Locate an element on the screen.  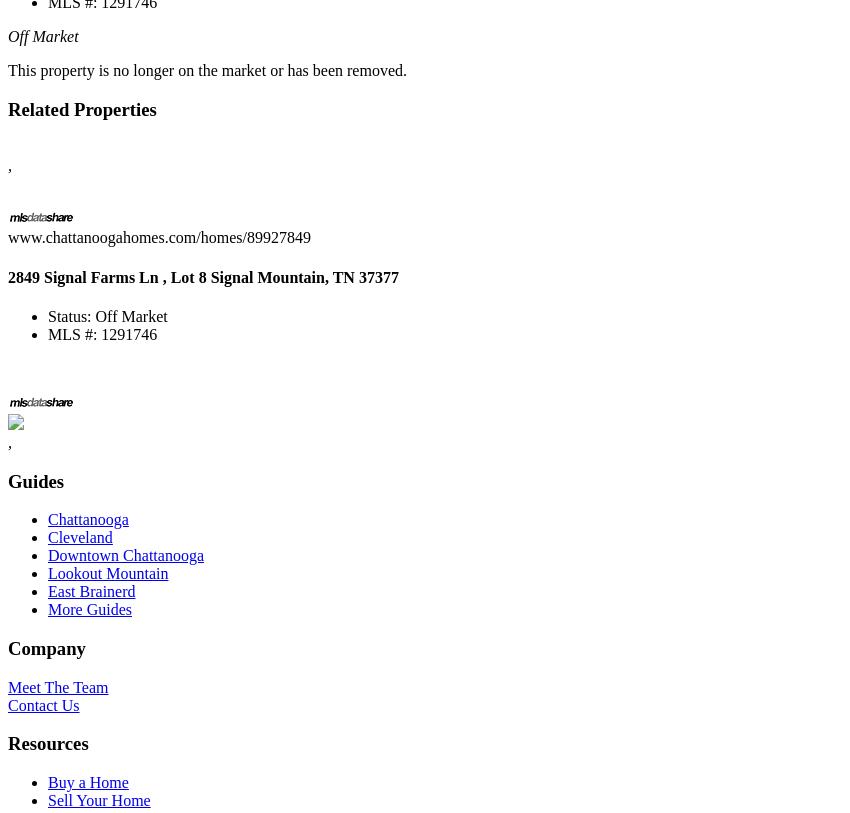
'Off Market' is located at coordinates (42, 34).